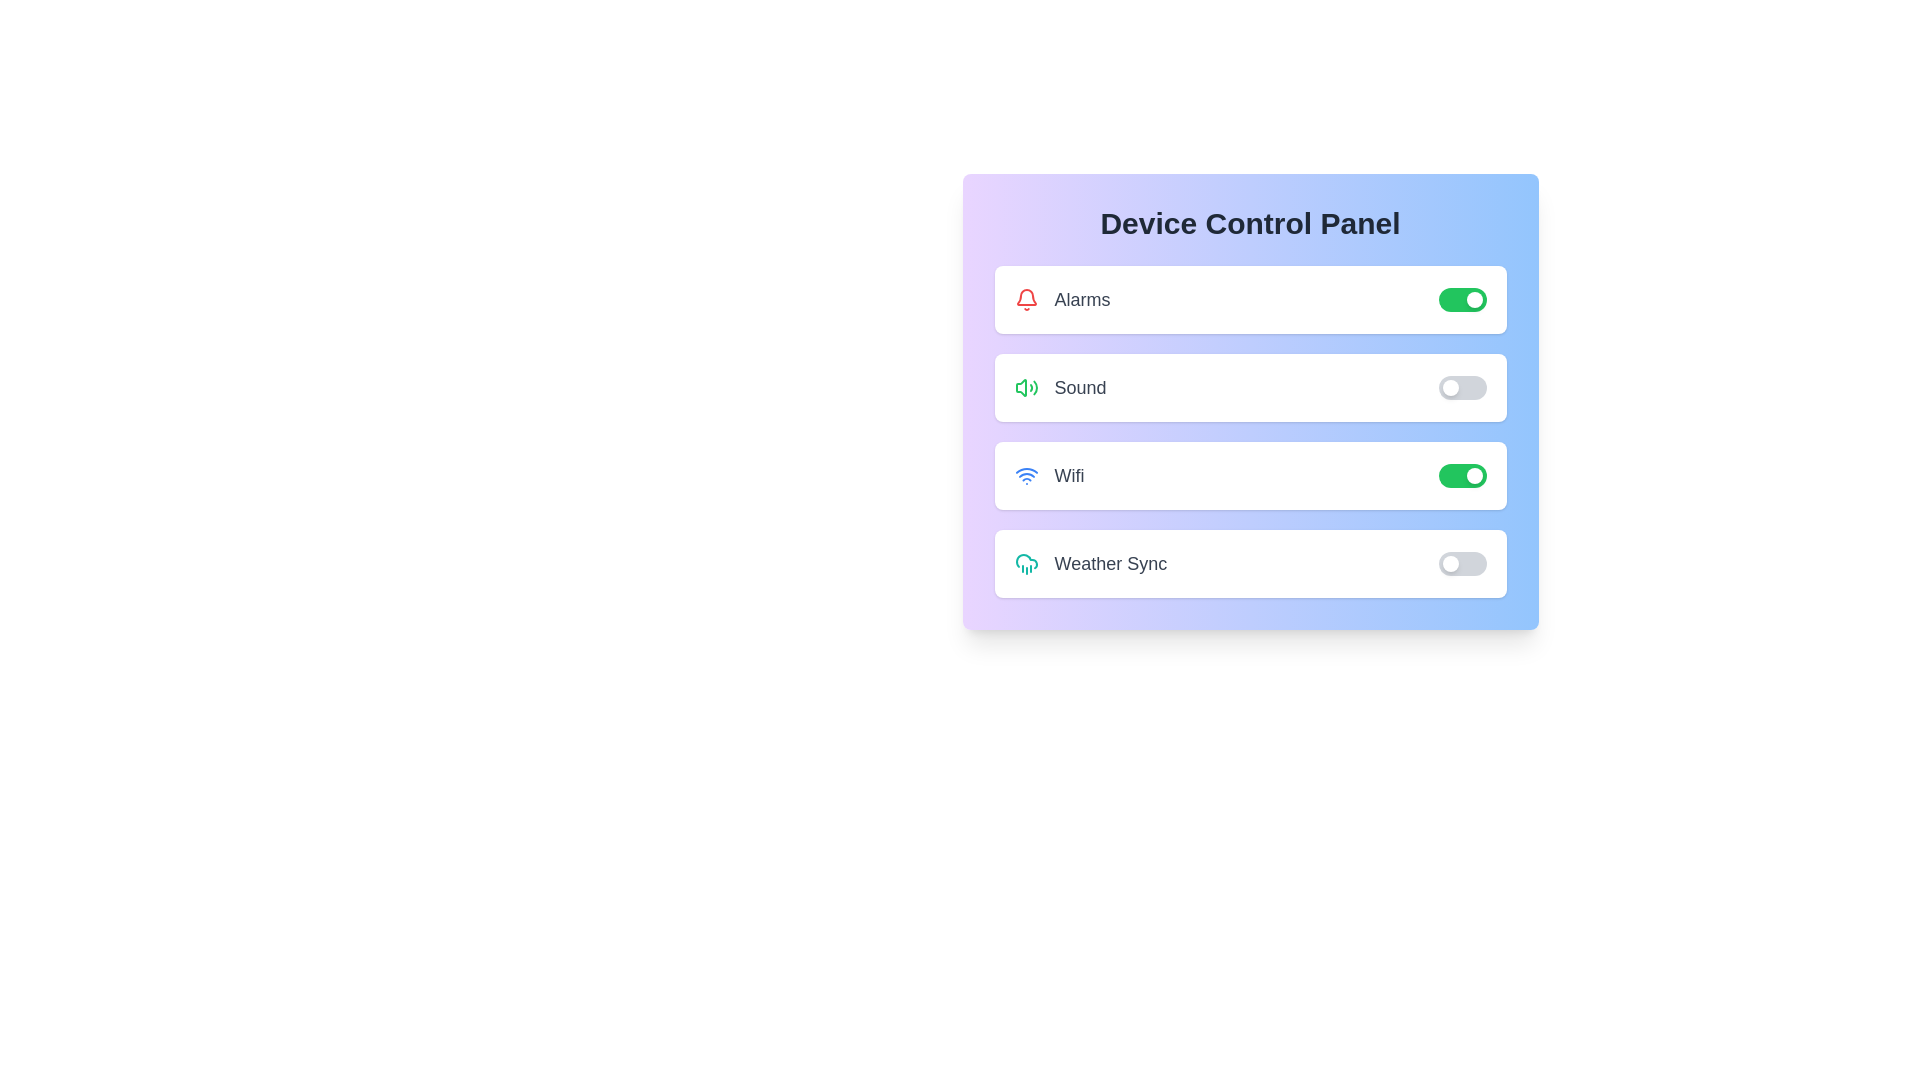  What do you see at coordinates (1462, 563) in the screenshot?
I see `the 'Weather Sync' toggle switch to change its state` at bounding box center [1462, 563].